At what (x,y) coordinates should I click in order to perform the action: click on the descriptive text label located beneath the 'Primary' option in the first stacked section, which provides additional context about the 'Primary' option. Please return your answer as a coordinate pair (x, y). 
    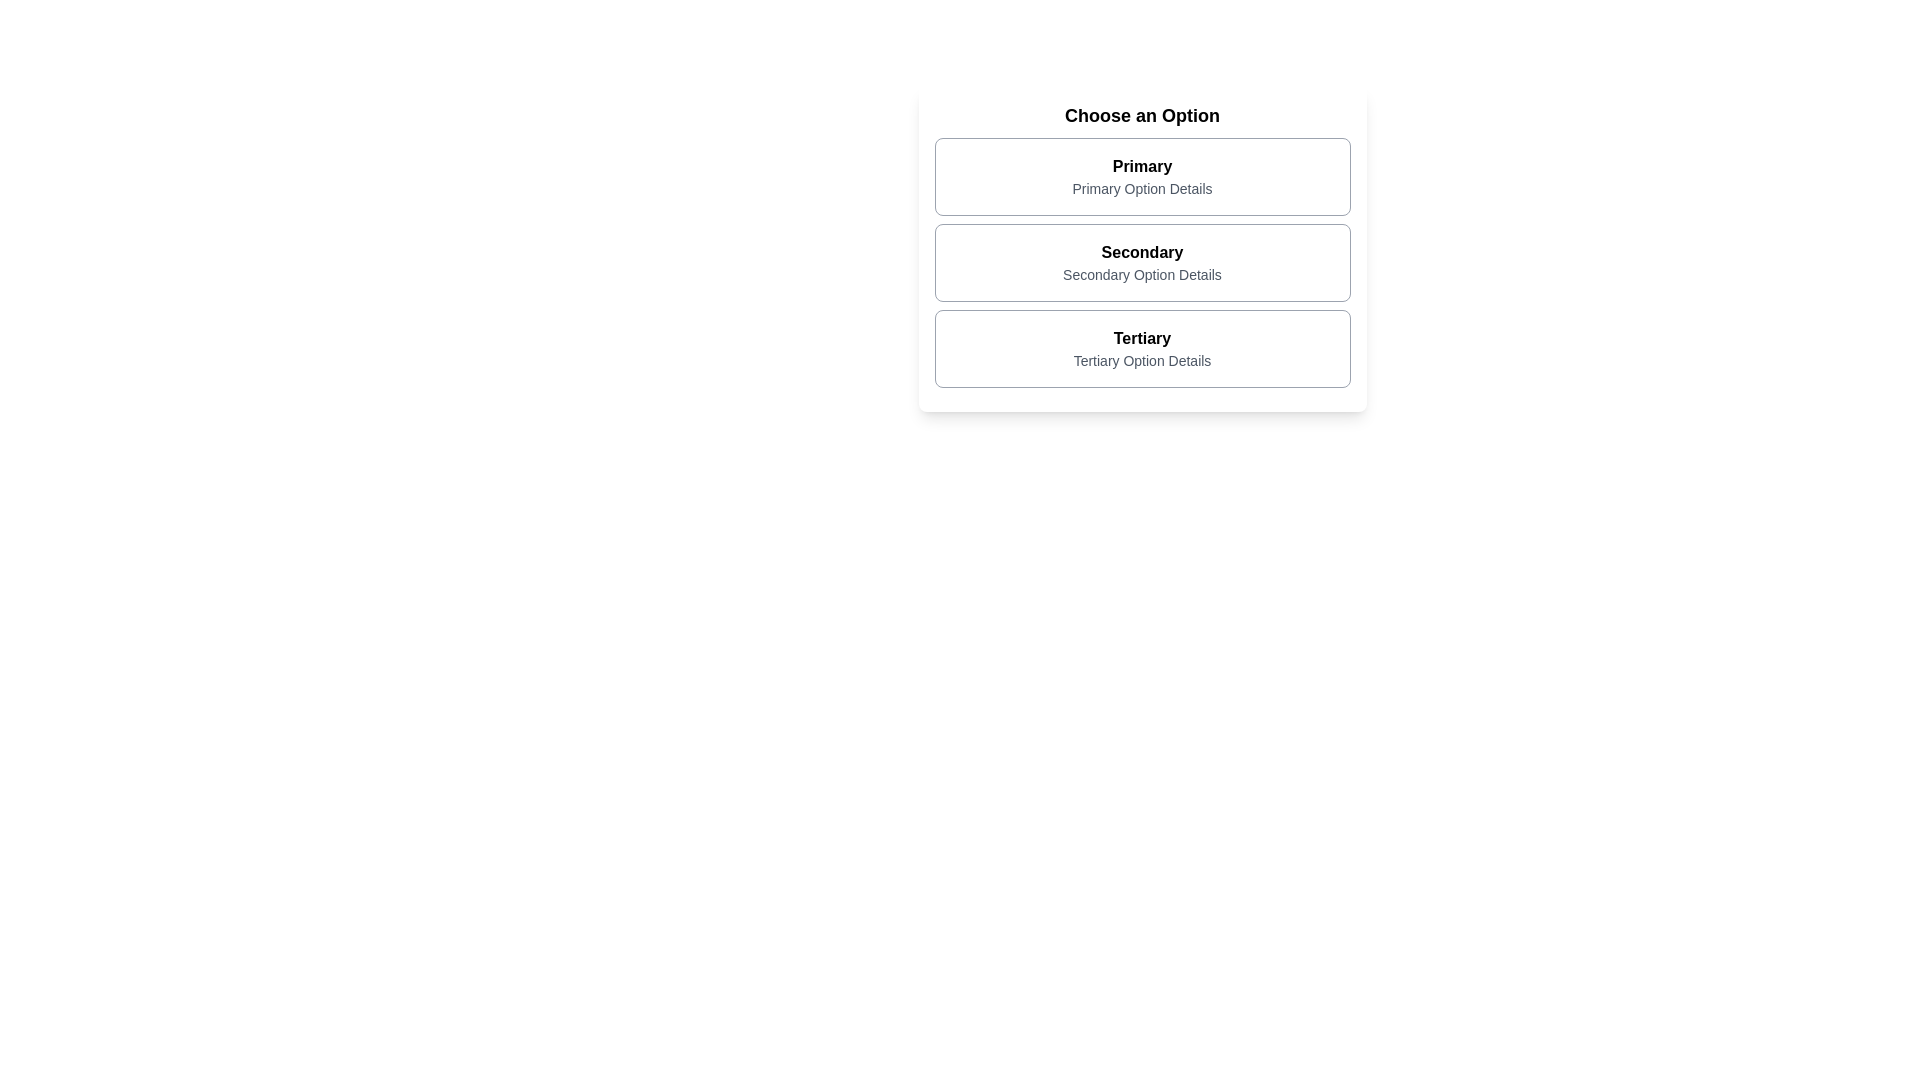
    Looking at the image, I should click on (1142, 189).